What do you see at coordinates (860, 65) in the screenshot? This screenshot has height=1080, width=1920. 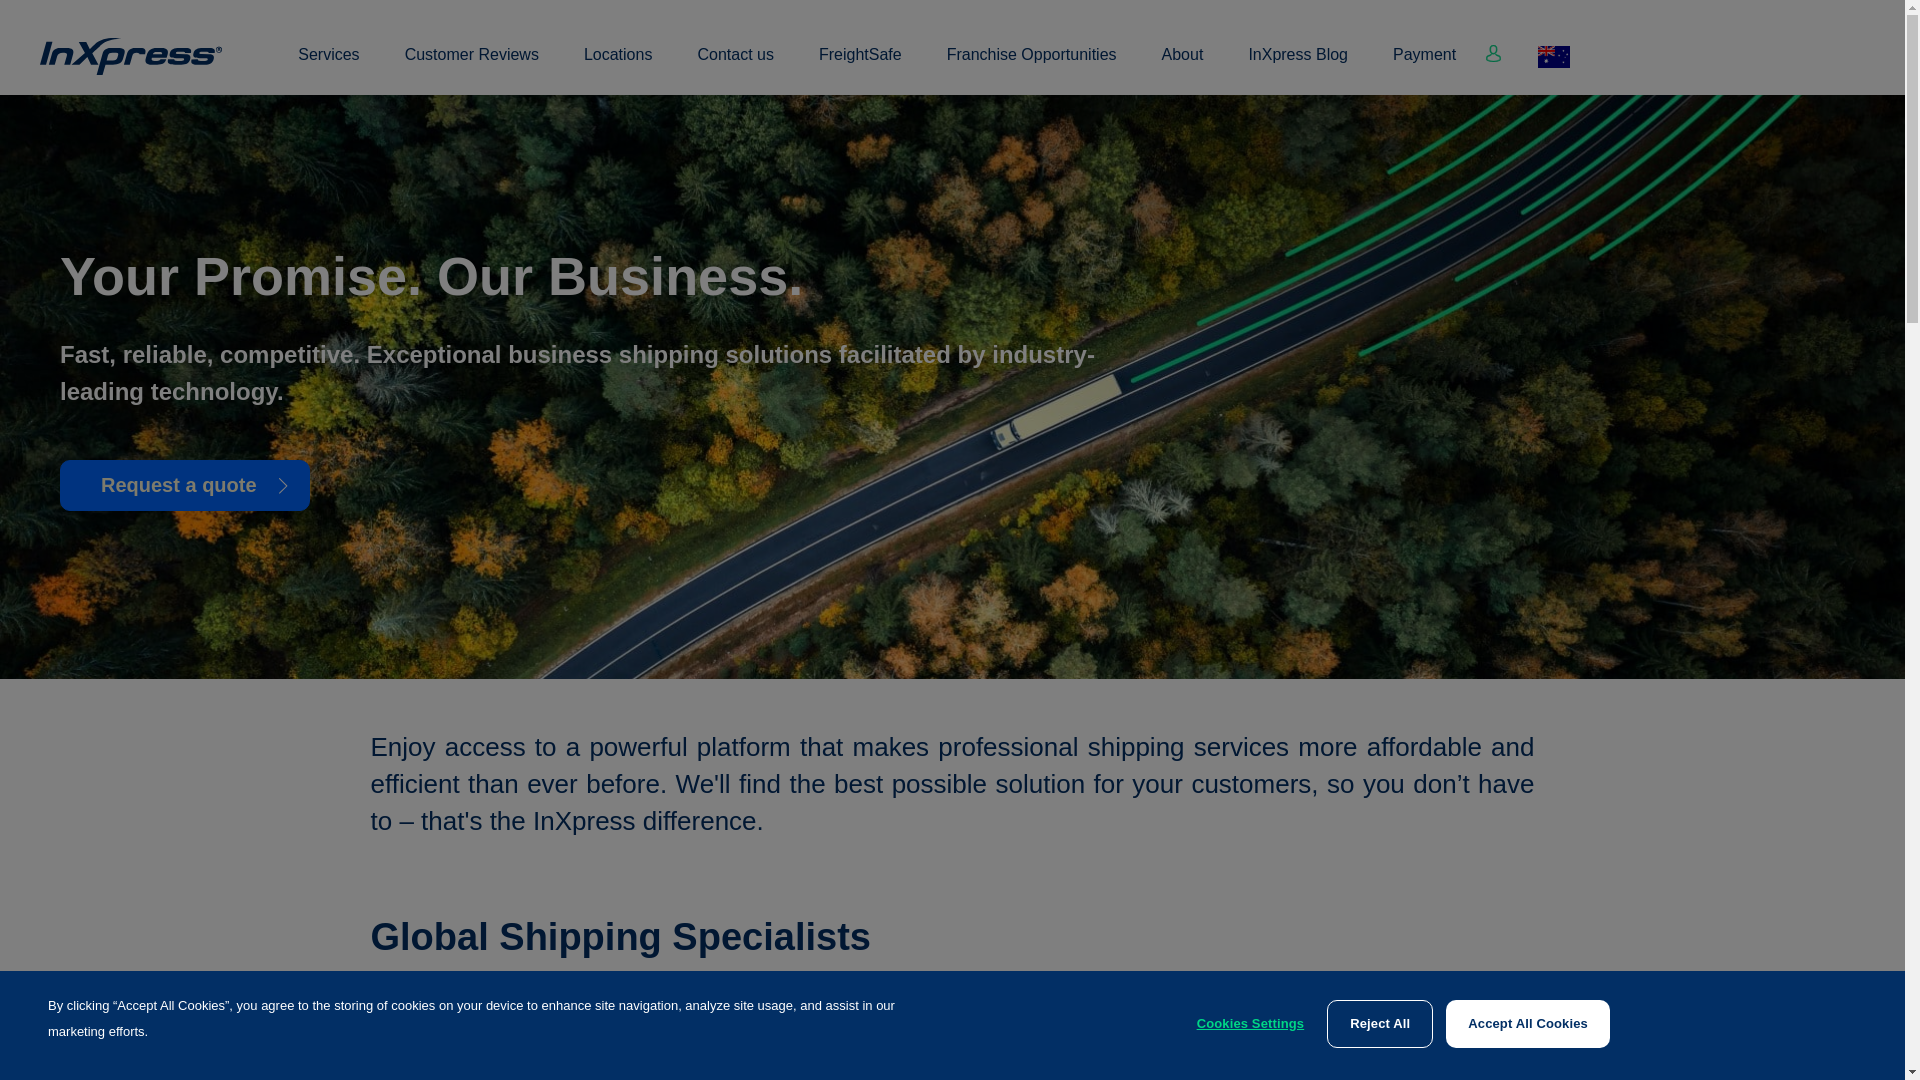 I see `'FreightSafe'` at bounding box center [860, 65].